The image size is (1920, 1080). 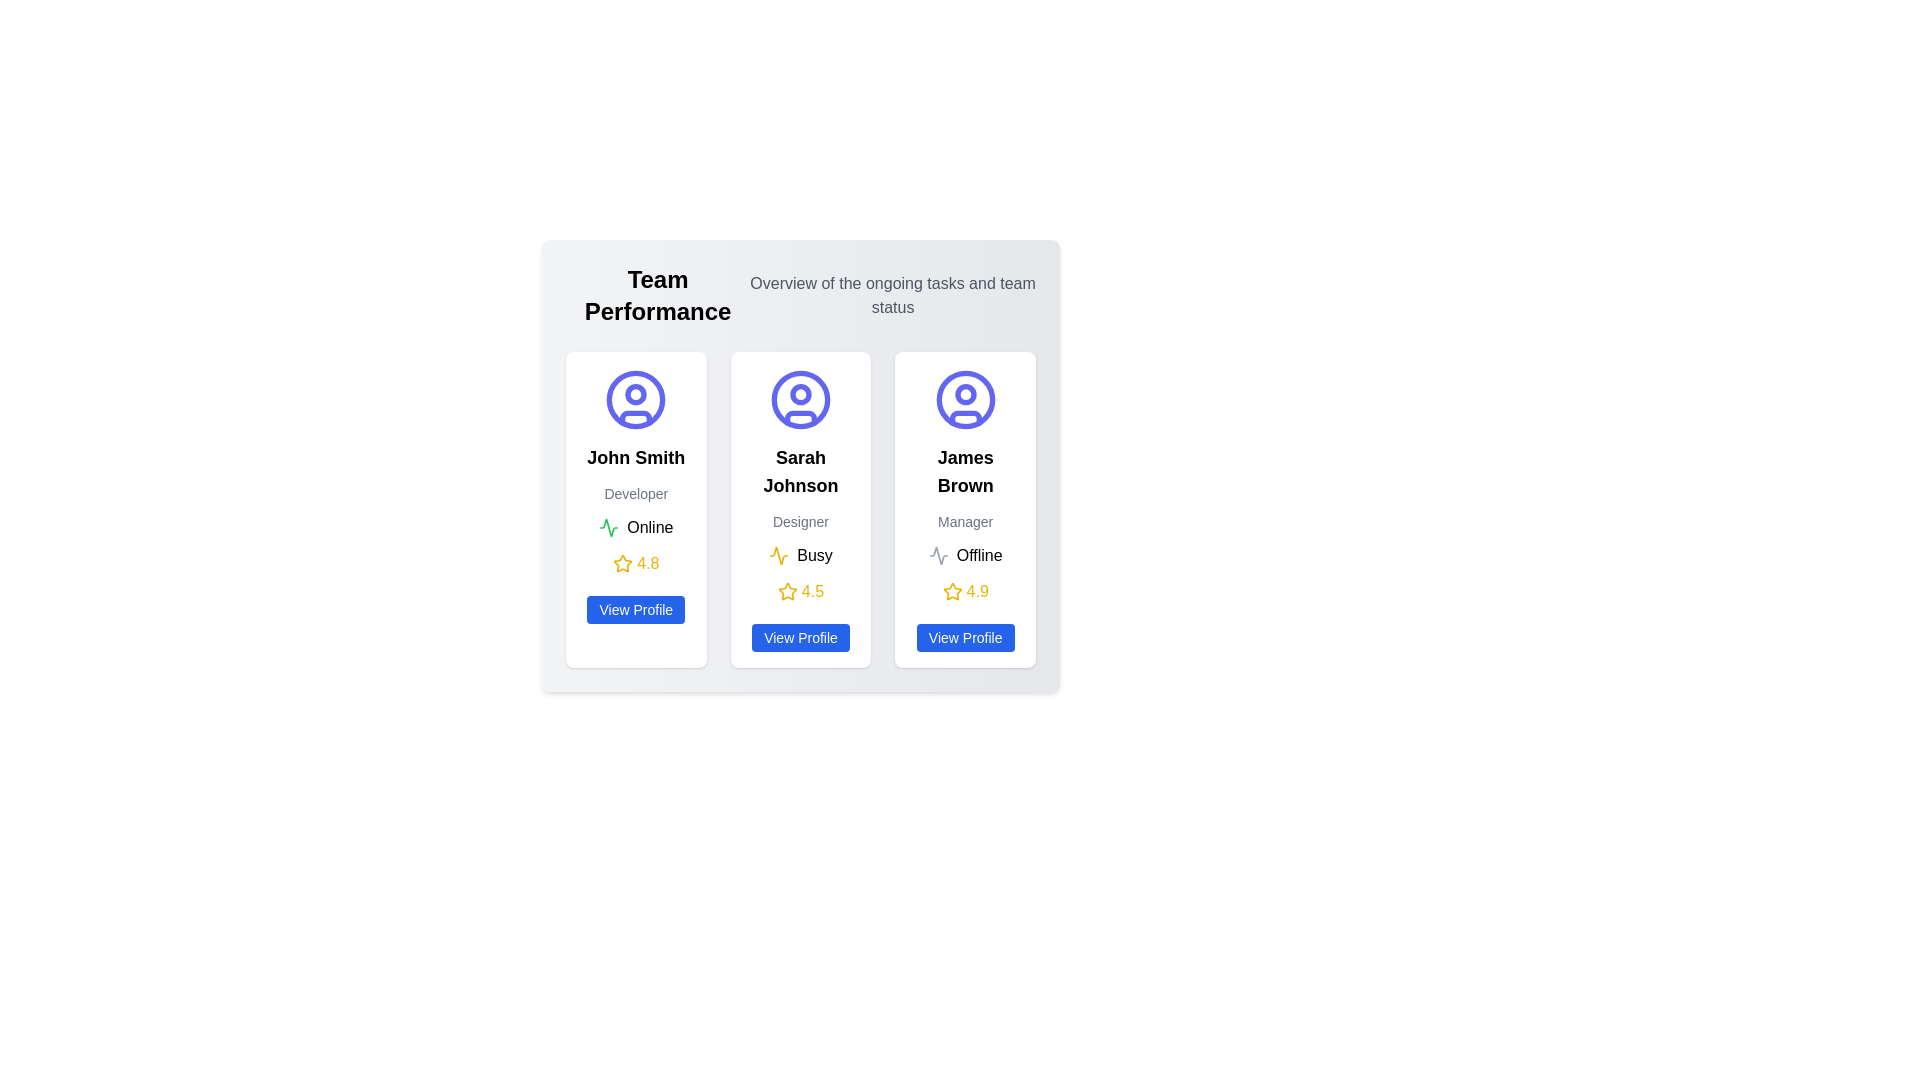 What do you see at coordinates (650, 527) in the screenshot?
I see `text label indicating the online status of user 'John Smith', which is positioned to the right of a green activity icon and above a star rating of 4.8` at bounding box center [650, 527].